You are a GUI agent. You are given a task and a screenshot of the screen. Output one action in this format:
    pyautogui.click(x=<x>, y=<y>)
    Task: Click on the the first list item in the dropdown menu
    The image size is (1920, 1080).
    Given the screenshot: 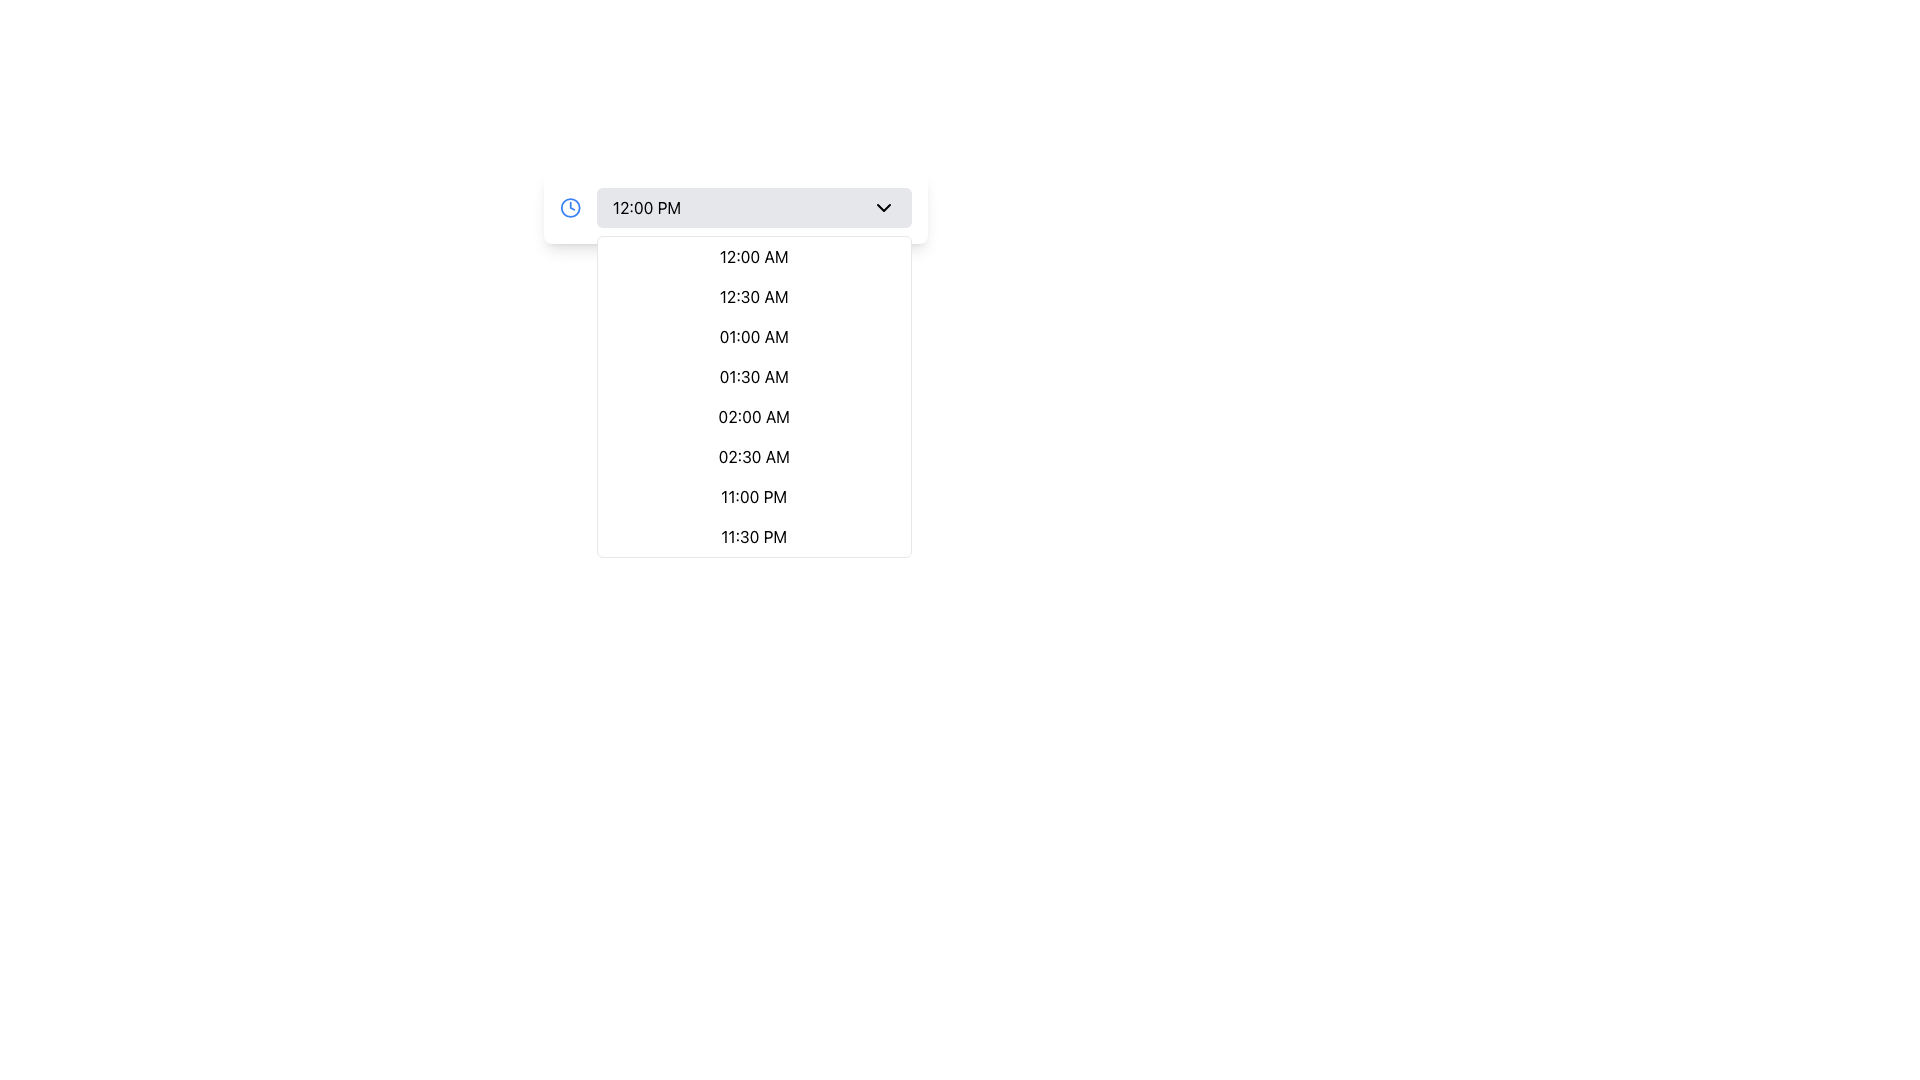 What is the action you would take?
    pyautogui.click(x=752, y=256)
    